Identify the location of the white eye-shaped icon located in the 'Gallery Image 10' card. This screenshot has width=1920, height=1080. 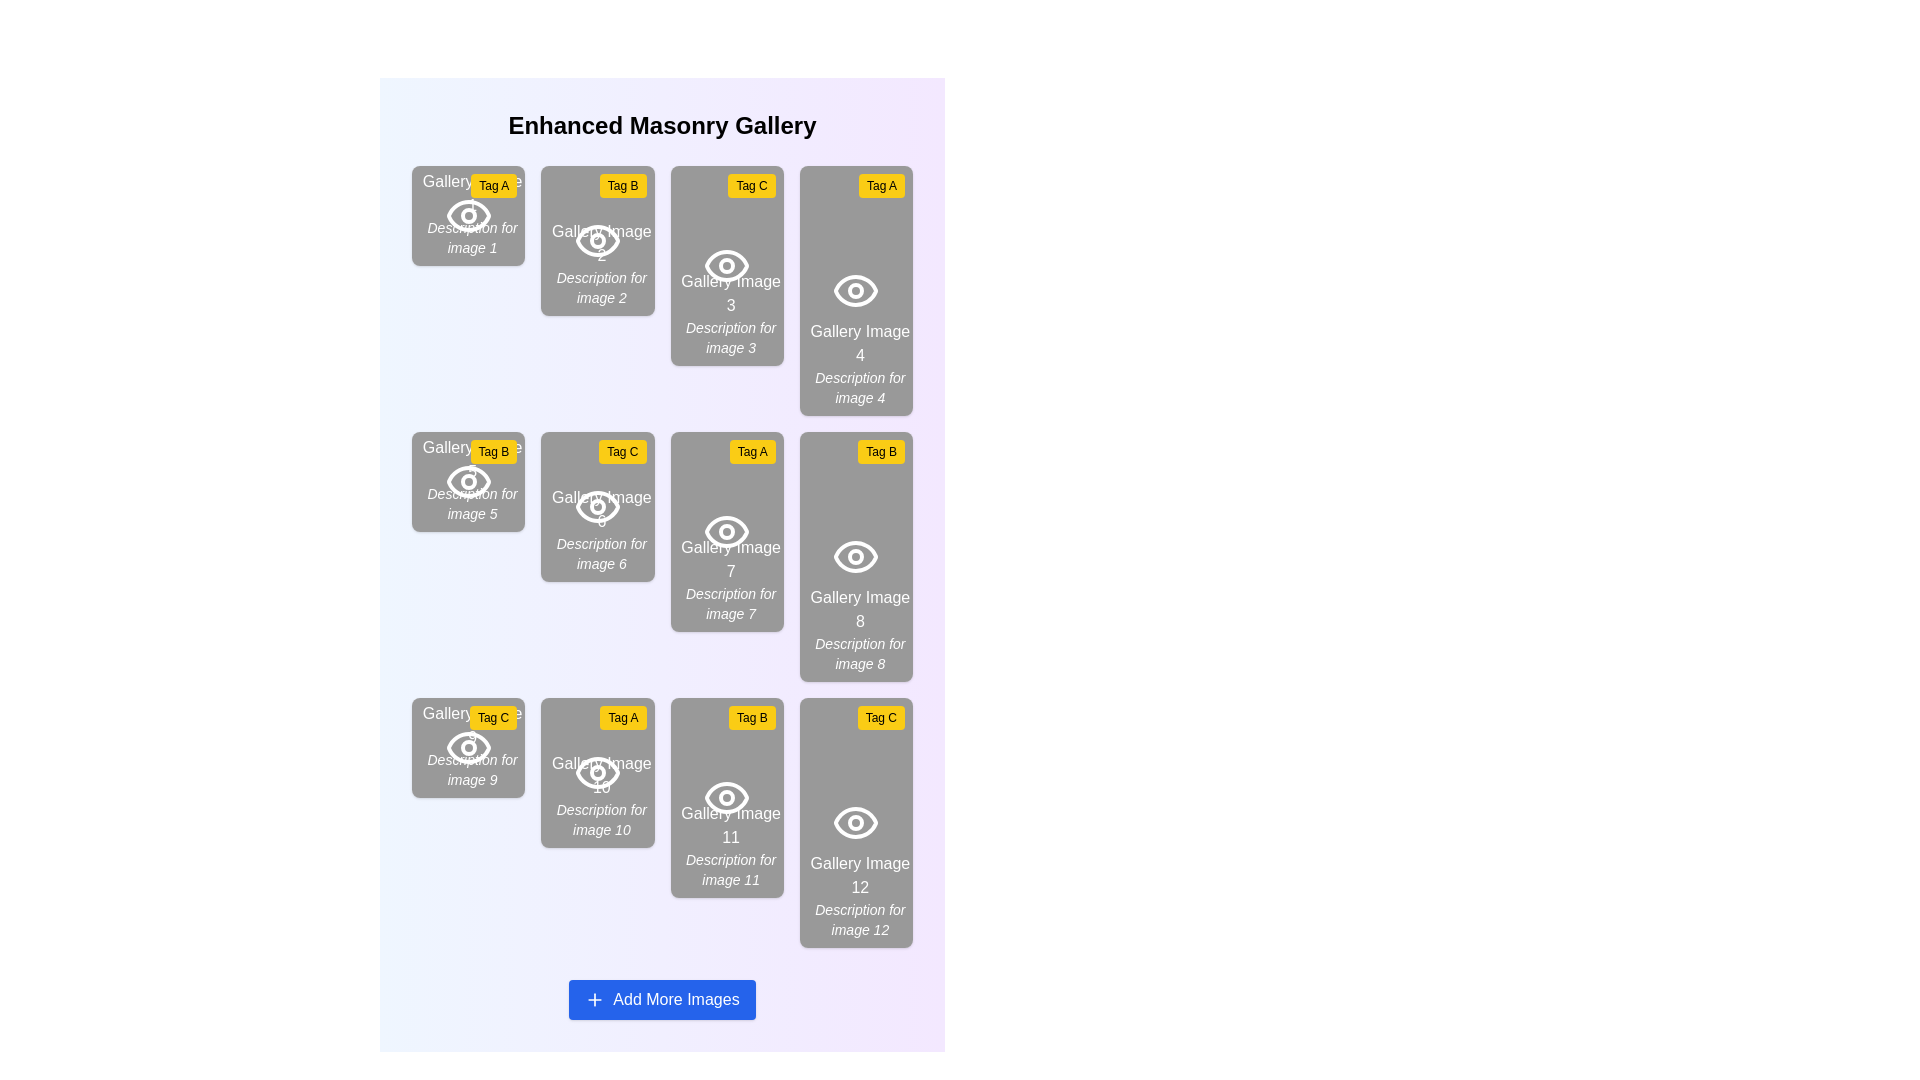
(596, 771).